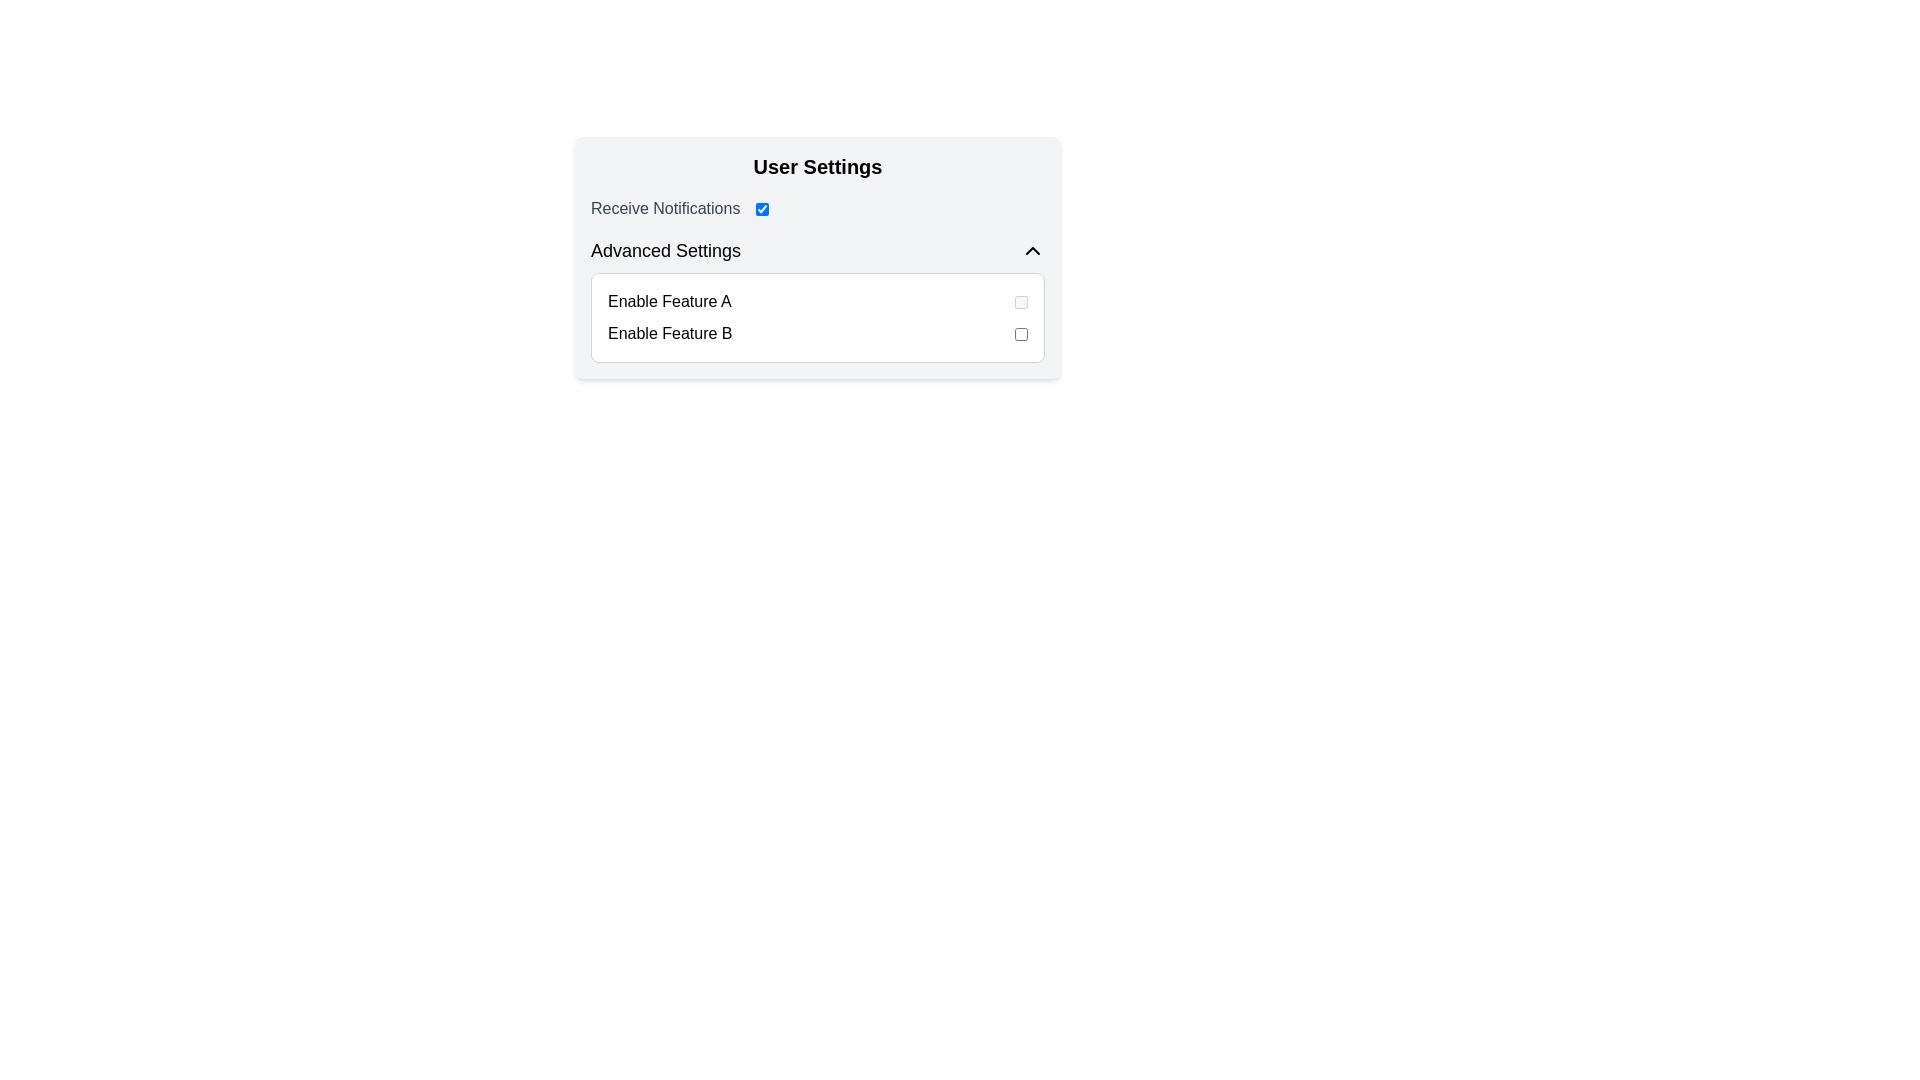 Image resolution: width=1920 pixels, height=1080 pixels. I want to click on the 'Advanced Settings' heading text element, so click(666, 249).